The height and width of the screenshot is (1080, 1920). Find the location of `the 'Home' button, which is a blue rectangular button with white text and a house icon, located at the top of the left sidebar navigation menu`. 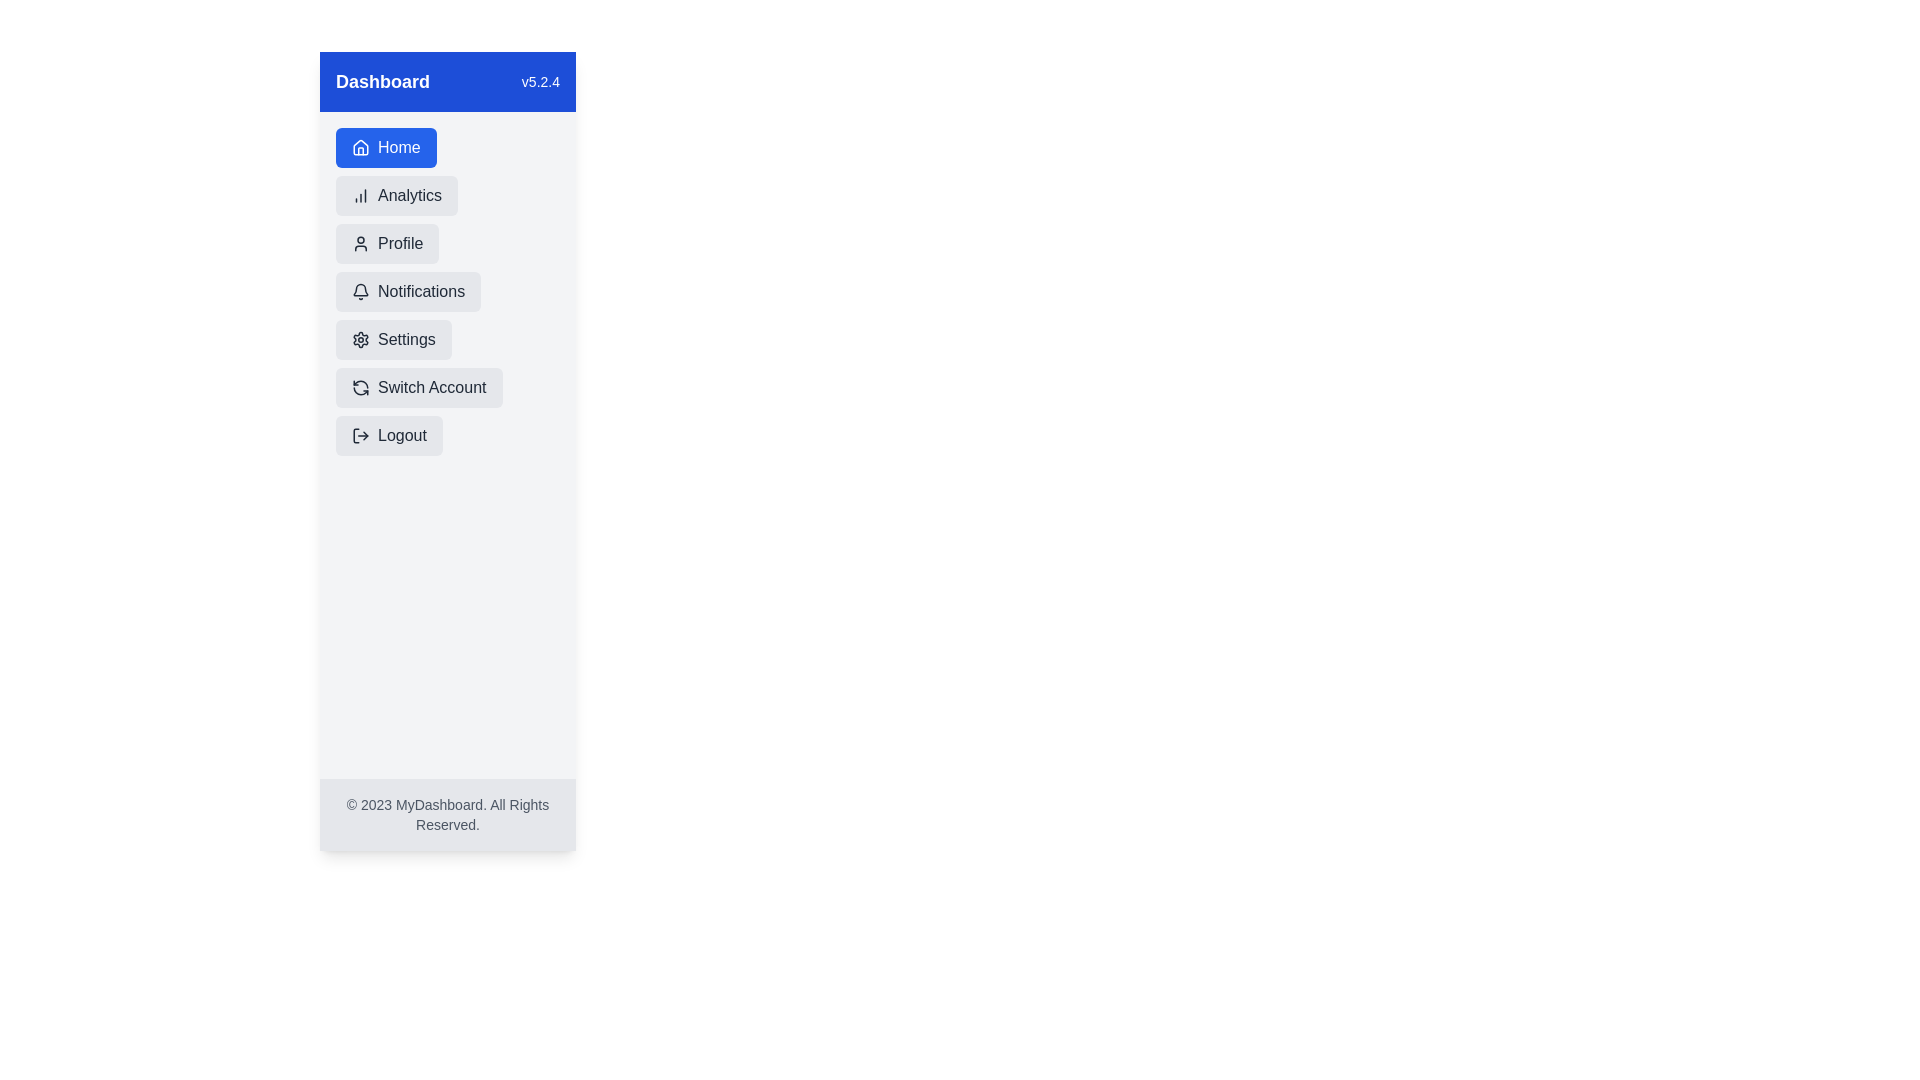

the 'Home' button, which is a blue rectangular button with white text and a house icon, located at the top of the left sidebar navigation menu is located at coordinates (386, 146).